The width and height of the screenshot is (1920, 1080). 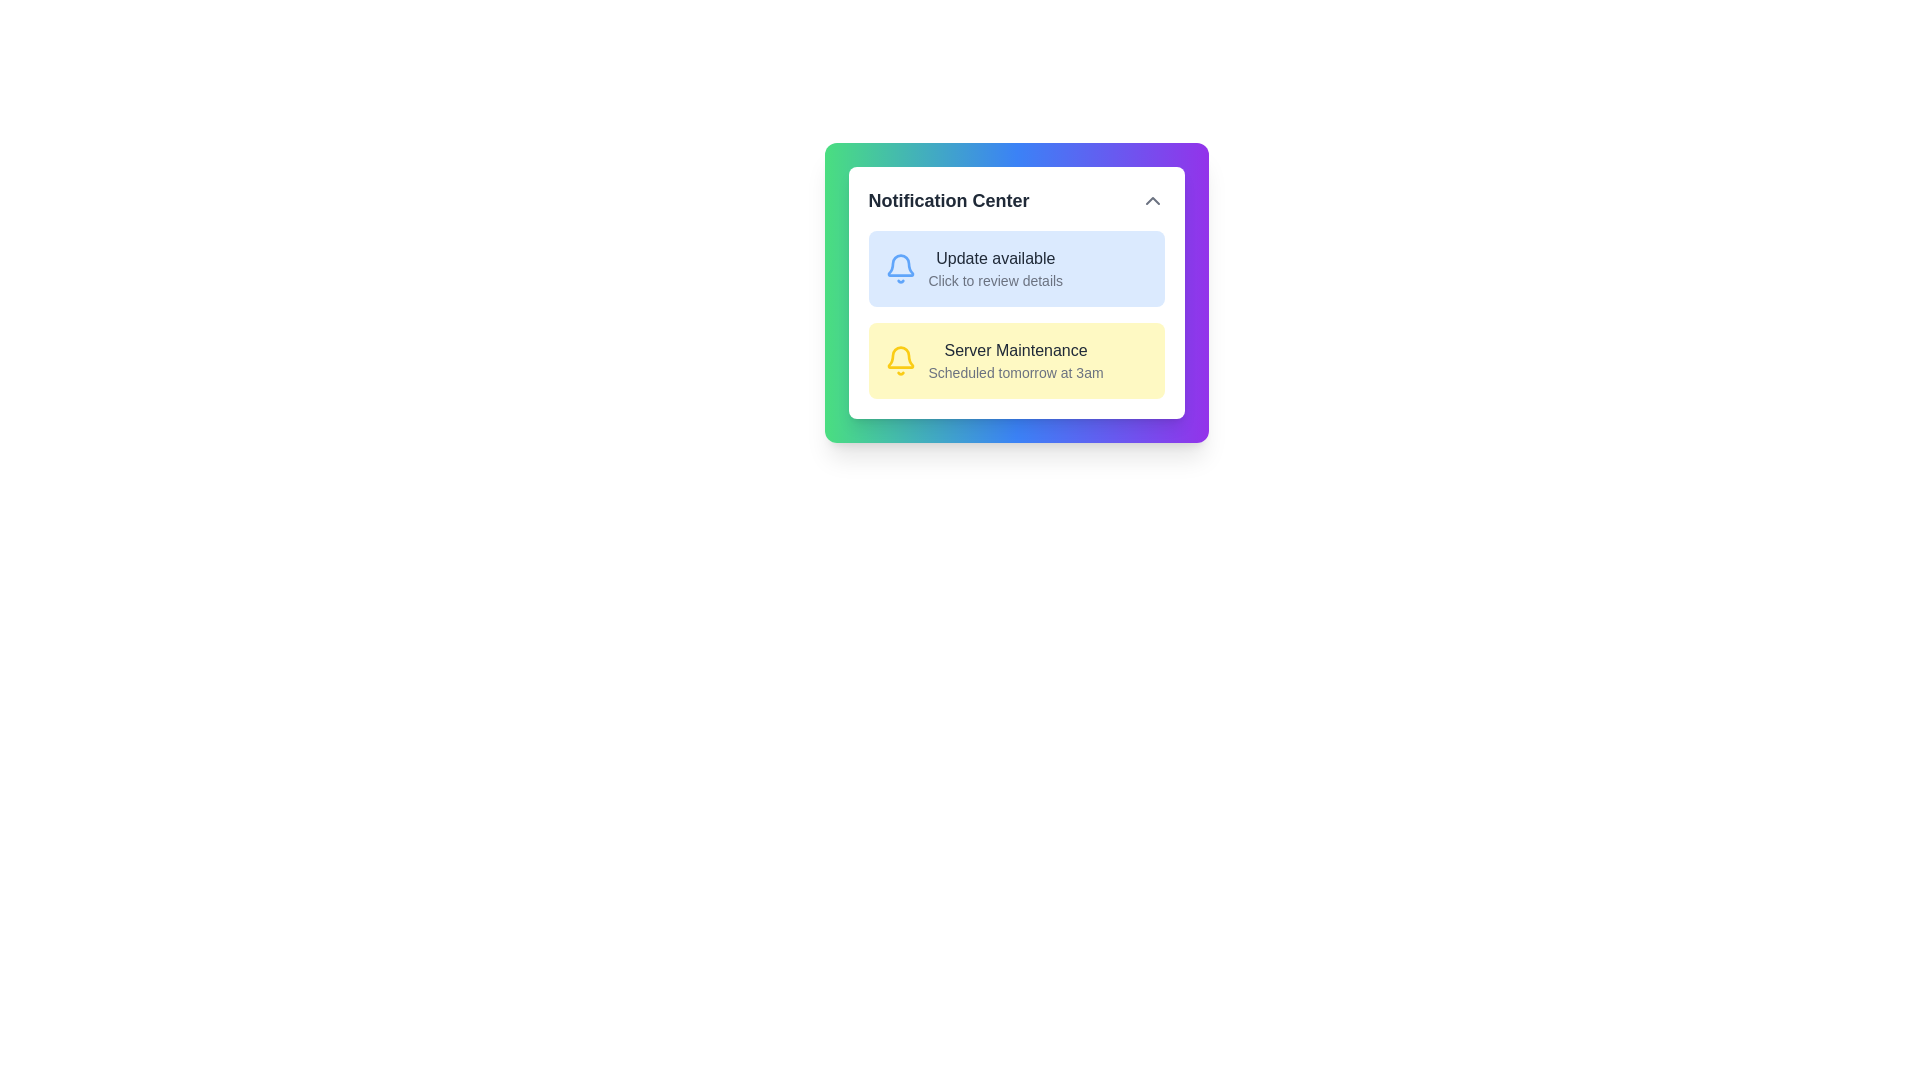 What do you see at coordinates (1016, 293) in the screenshot?
I see `the Notification card that displays 'Update available' with a bell icon on the left, located in the Notification Center` at bounding box center [1016, 293].